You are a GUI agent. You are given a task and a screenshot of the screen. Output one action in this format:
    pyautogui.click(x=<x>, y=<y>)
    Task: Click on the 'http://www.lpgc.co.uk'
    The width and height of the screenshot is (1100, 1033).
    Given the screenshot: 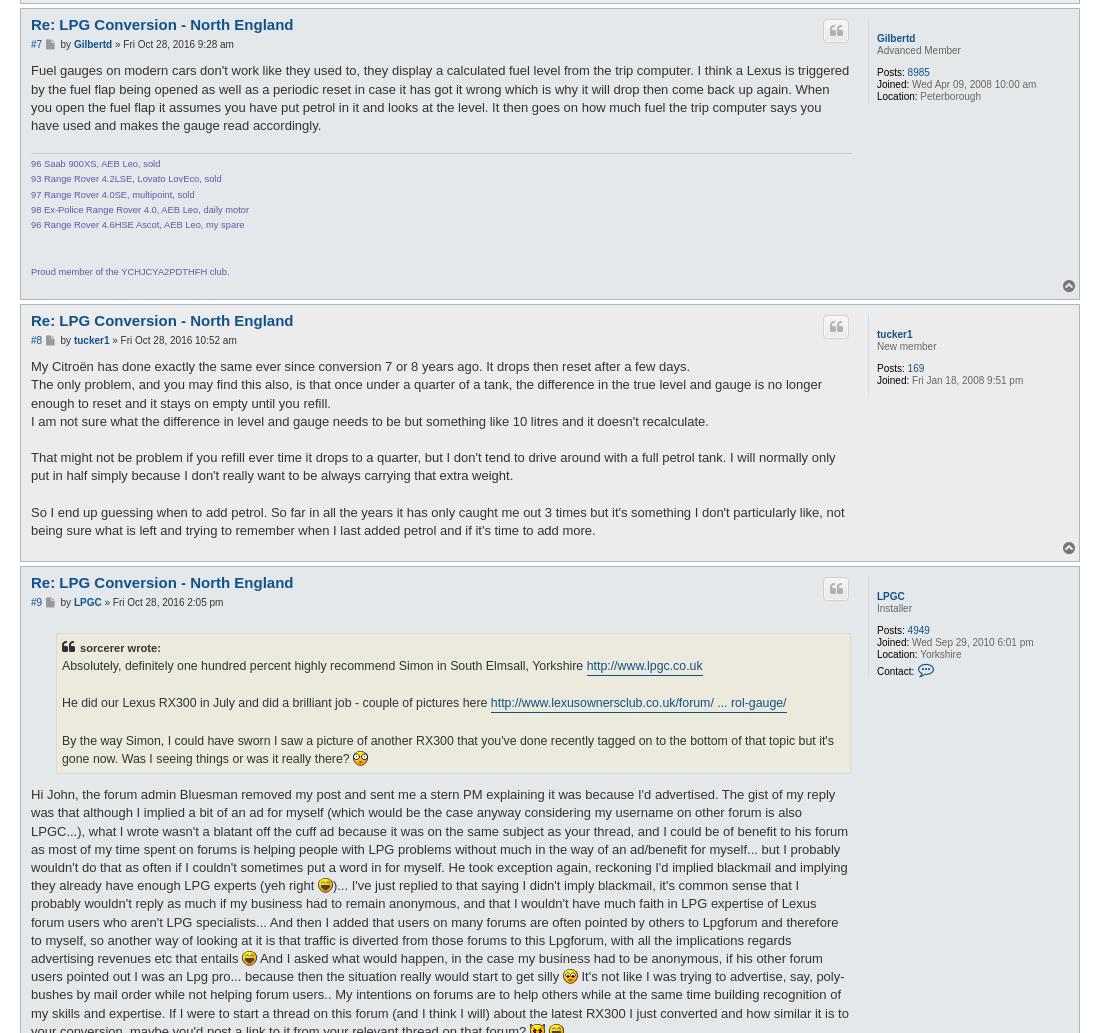 What is the action you would take?
    pyautogui.click(x=584, y=664)
    